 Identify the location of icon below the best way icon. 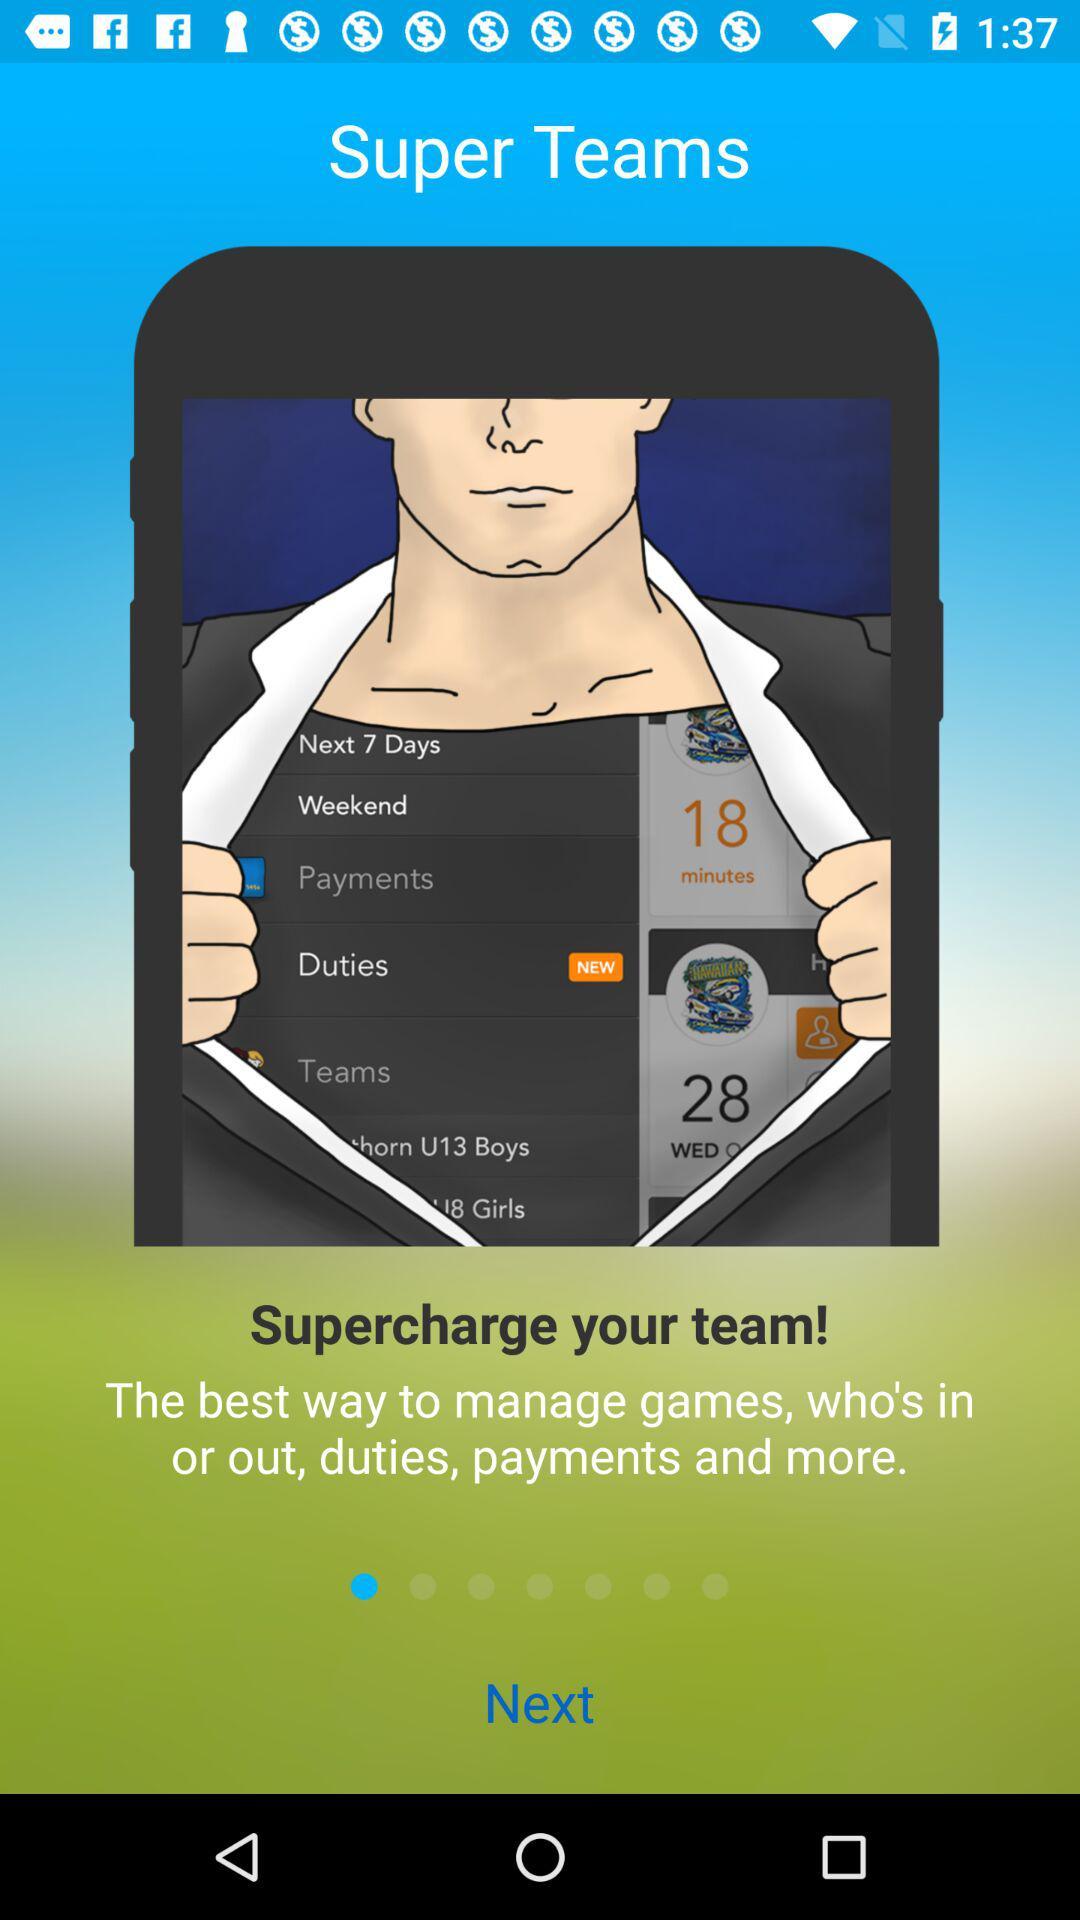
(540, 1585).